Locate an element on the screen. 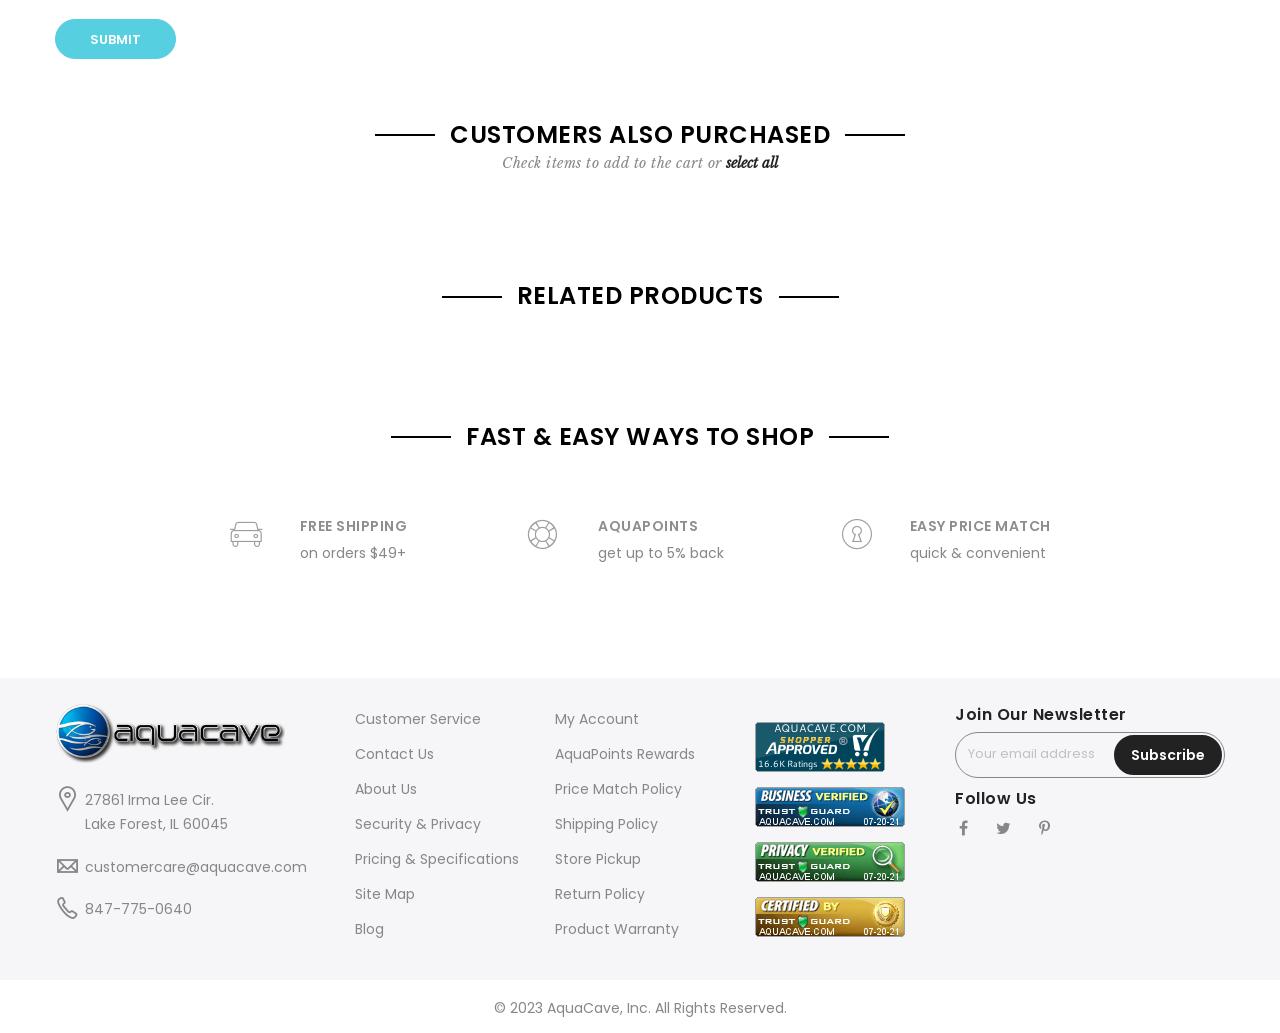 Image resolution: width=1280 pixels, height=1033 pixels. '847-775-0640' is located at coordinates (137, 908).